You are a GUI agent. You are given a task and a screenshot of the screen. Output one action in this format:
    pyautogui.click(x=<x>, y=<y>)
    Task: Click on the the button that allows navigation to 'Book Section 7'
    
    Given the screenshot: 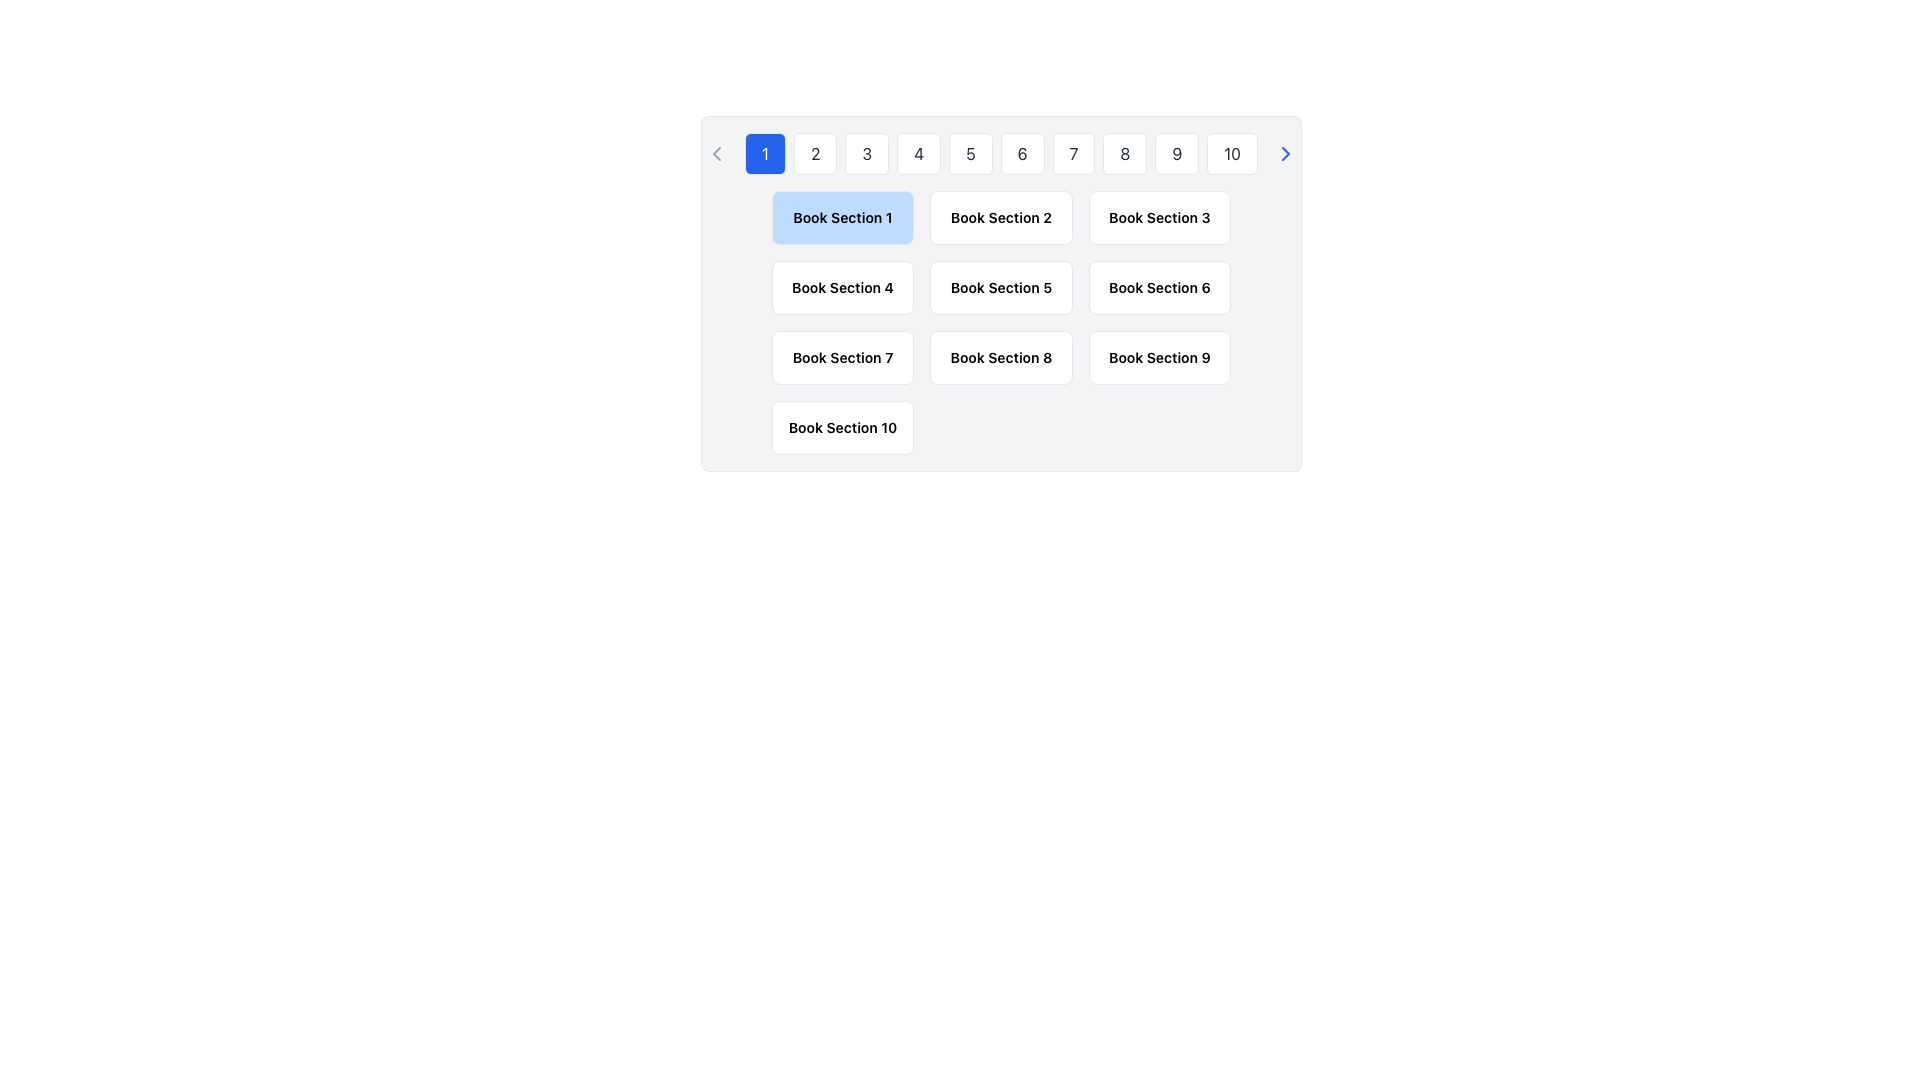 What is the action you would take?
    pyautogui.click(x=843, y=357)
    